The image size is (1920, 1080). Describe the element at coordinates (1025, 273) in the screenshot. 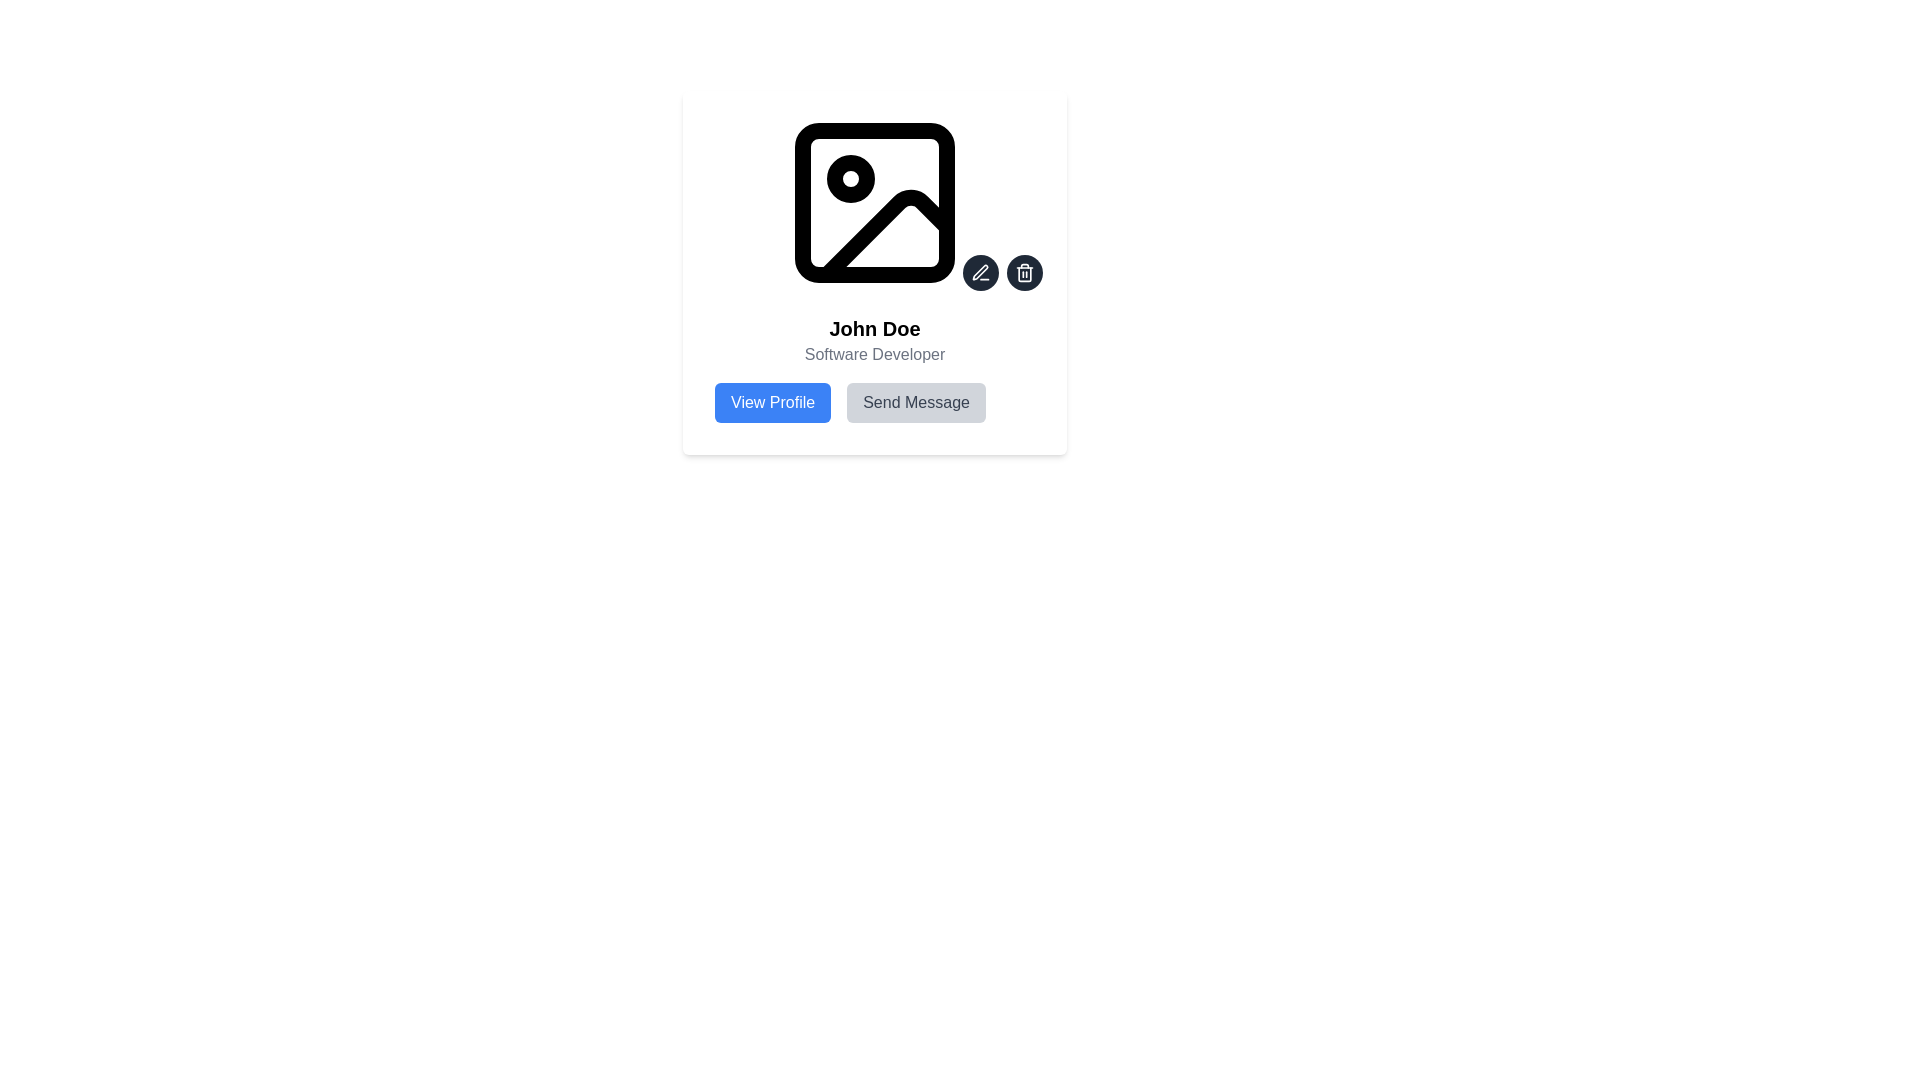

I see `the delete button located in the lower right corner of the user profile card, which features a trashcan icon` at that location.